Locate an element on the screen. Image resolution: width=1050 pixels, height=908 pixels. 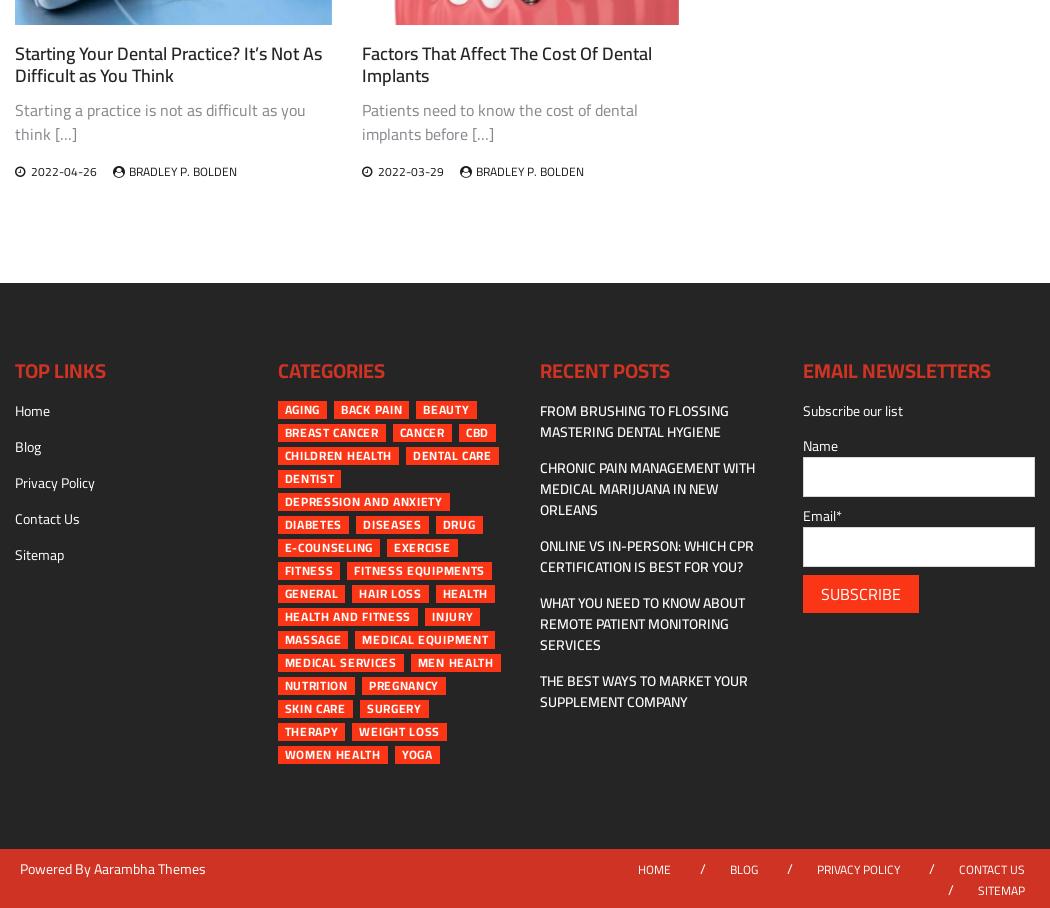
'Starting a practice is not as difficult as you think […]' is located at coordinates (160, 122).